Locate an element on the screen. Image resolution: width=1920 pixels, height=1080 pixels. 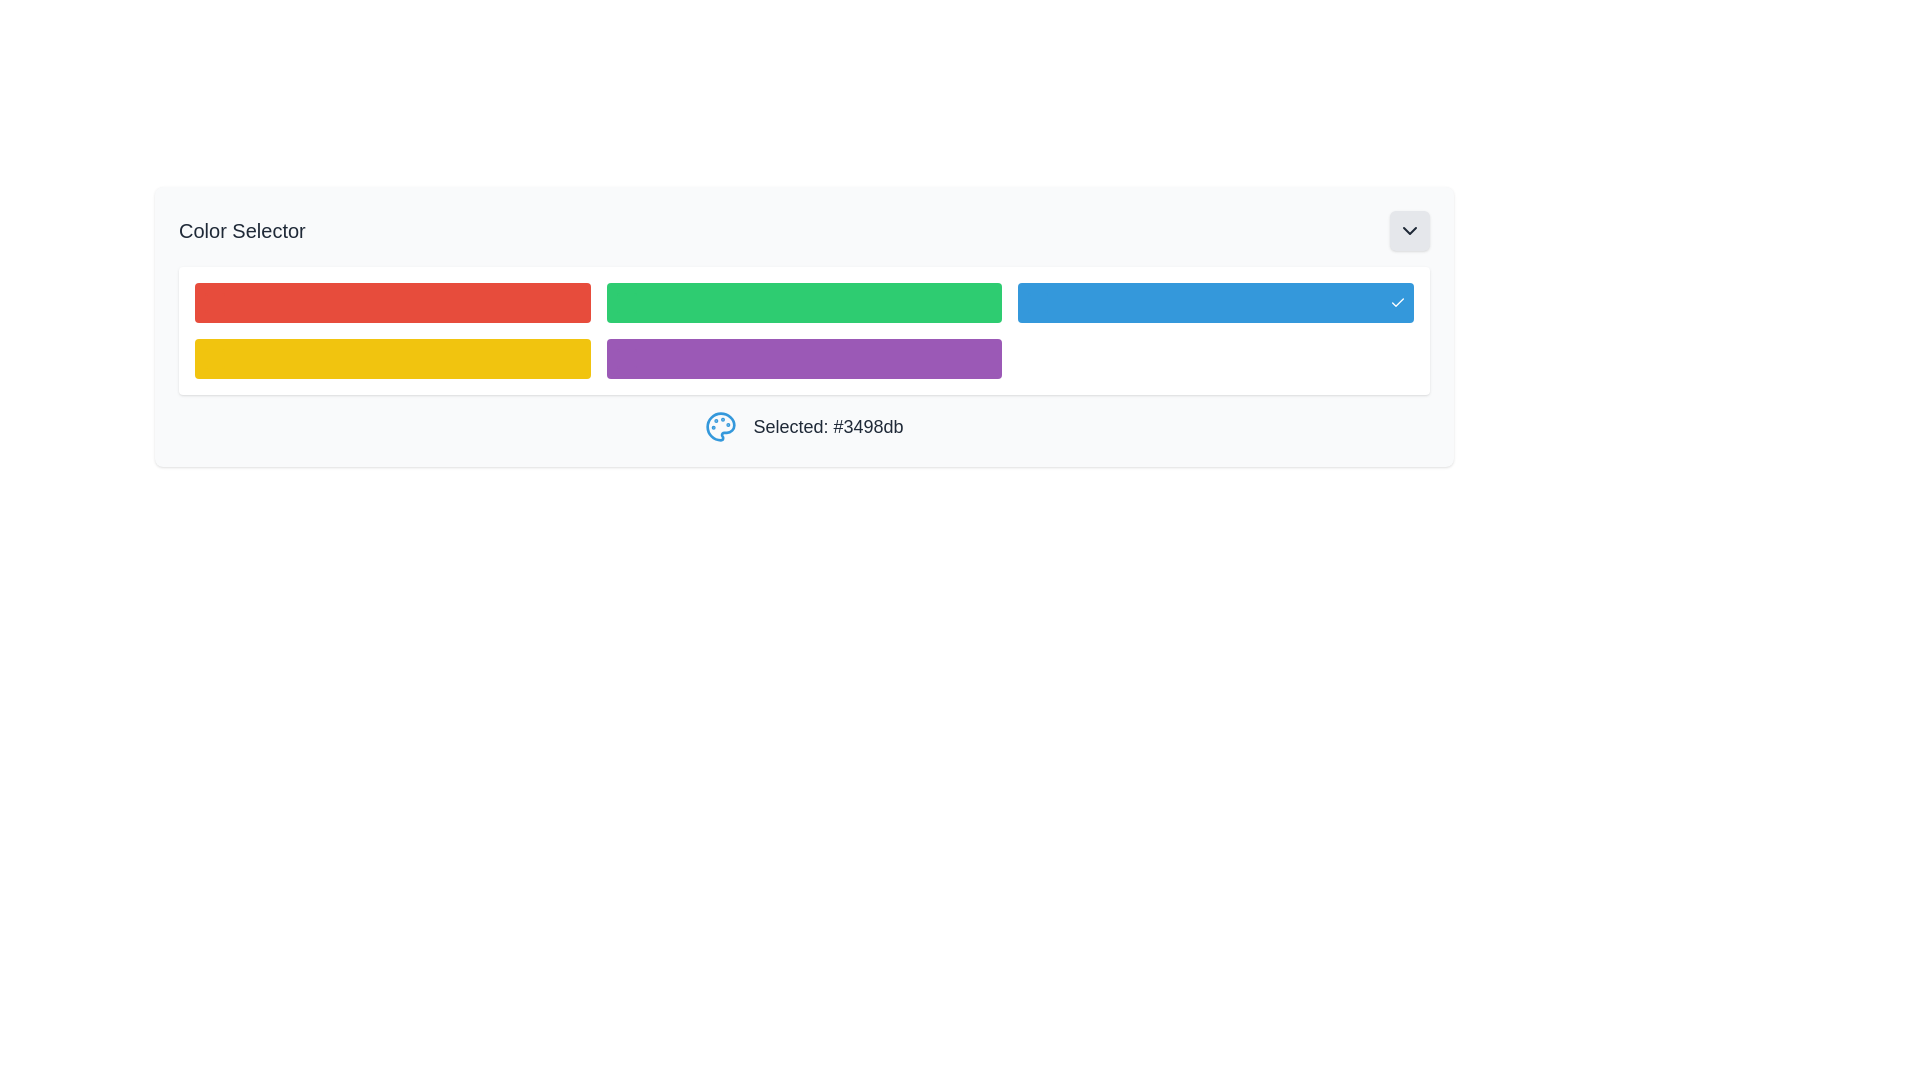
the square shape element located in the yellow color bar, positioned on the second row of the color selector interface is located at coordinates (215, 357).